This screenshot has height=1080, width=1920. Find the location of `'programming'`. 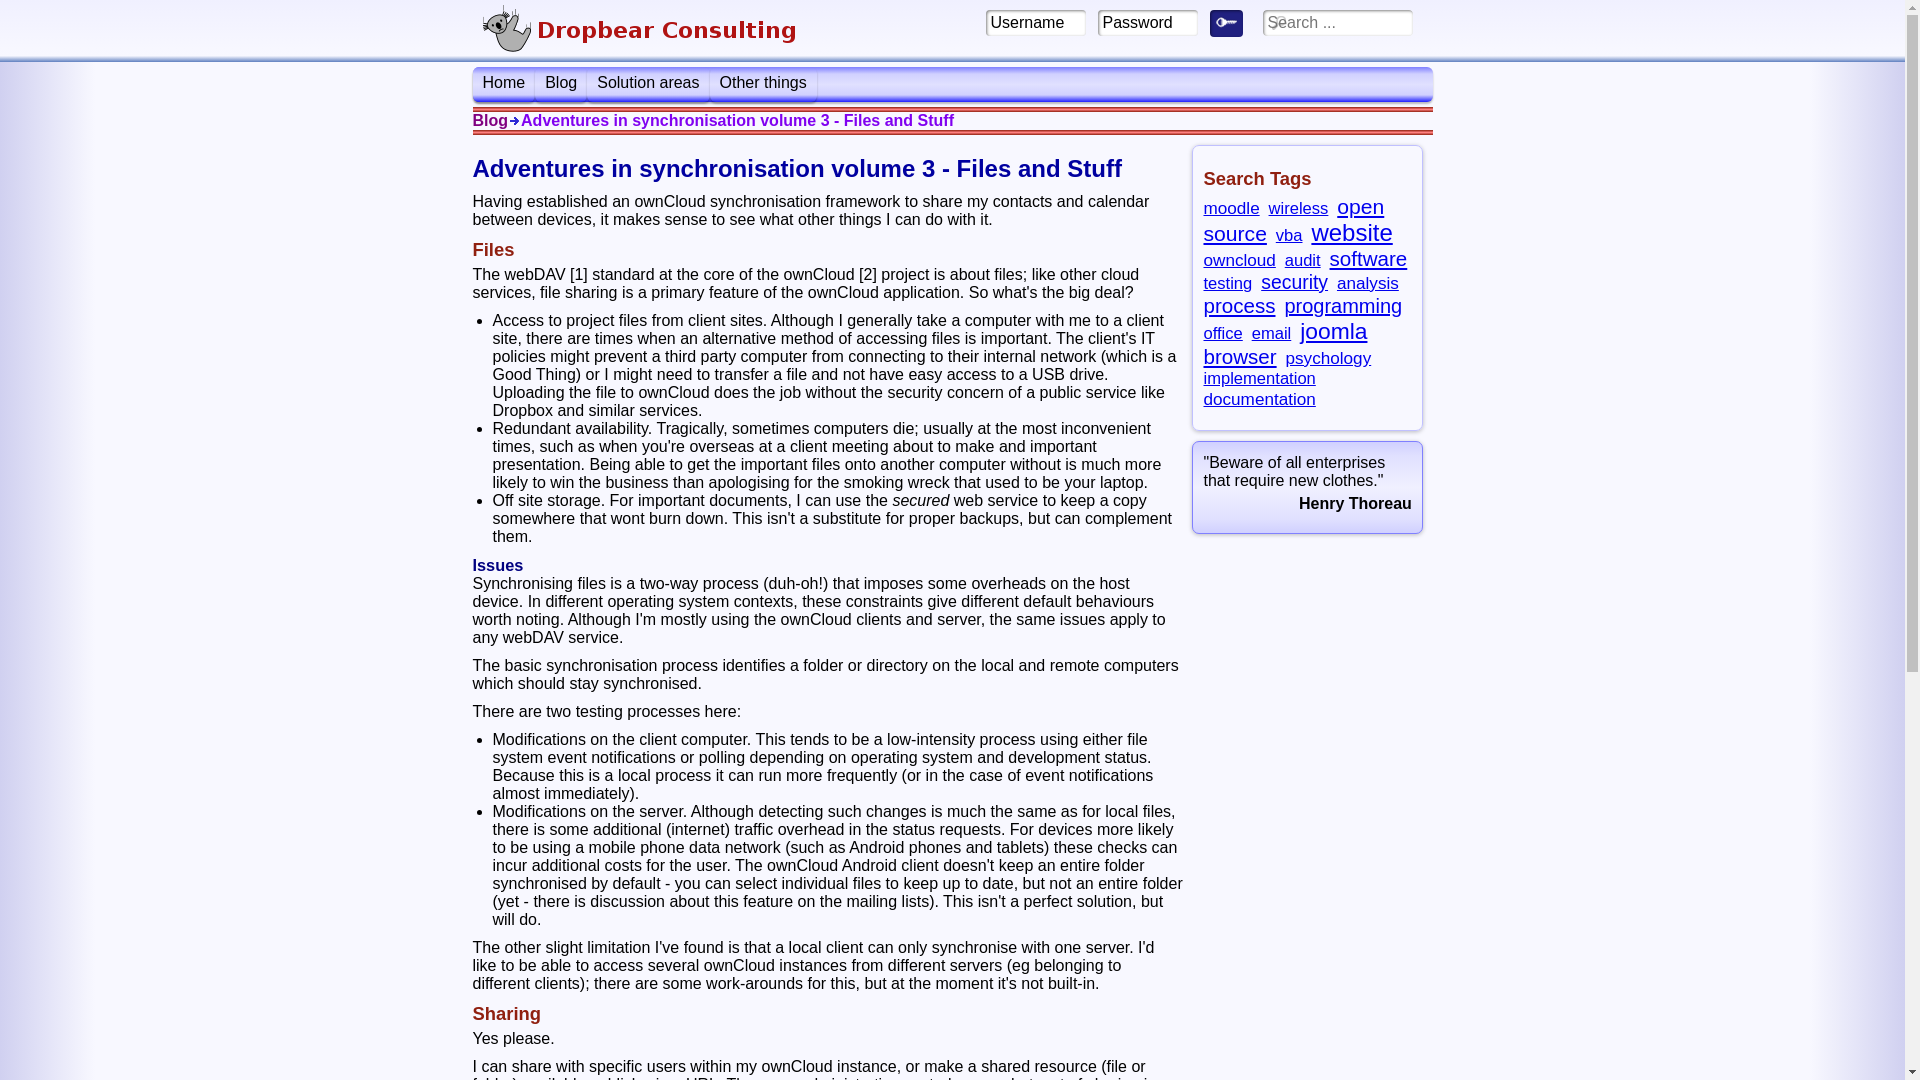

'programming' is located at coordinates (1343, 305).